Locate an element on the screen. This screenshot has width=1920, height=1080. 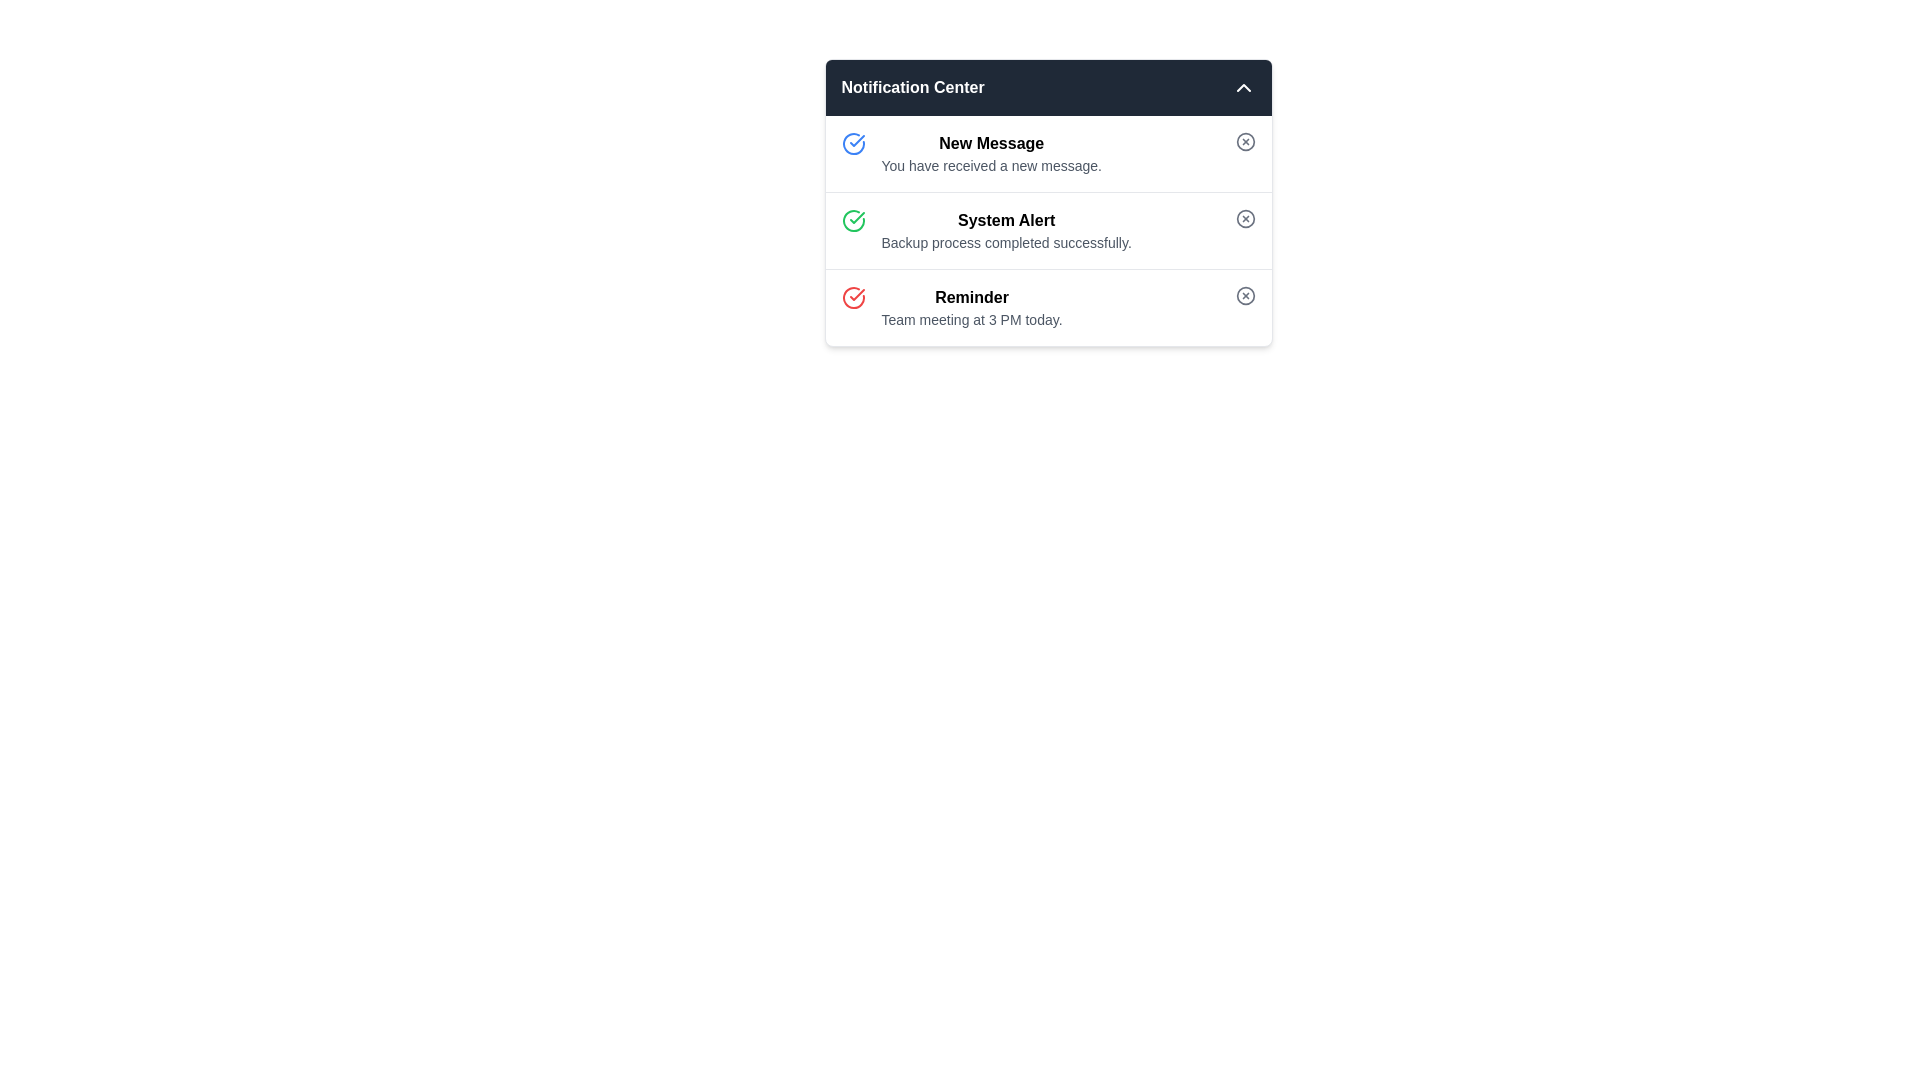
the Text Label in the 'Reminder' section of the 'Notification Center' pane that provides details about the reminder notification is located at coordinates (972, 319).